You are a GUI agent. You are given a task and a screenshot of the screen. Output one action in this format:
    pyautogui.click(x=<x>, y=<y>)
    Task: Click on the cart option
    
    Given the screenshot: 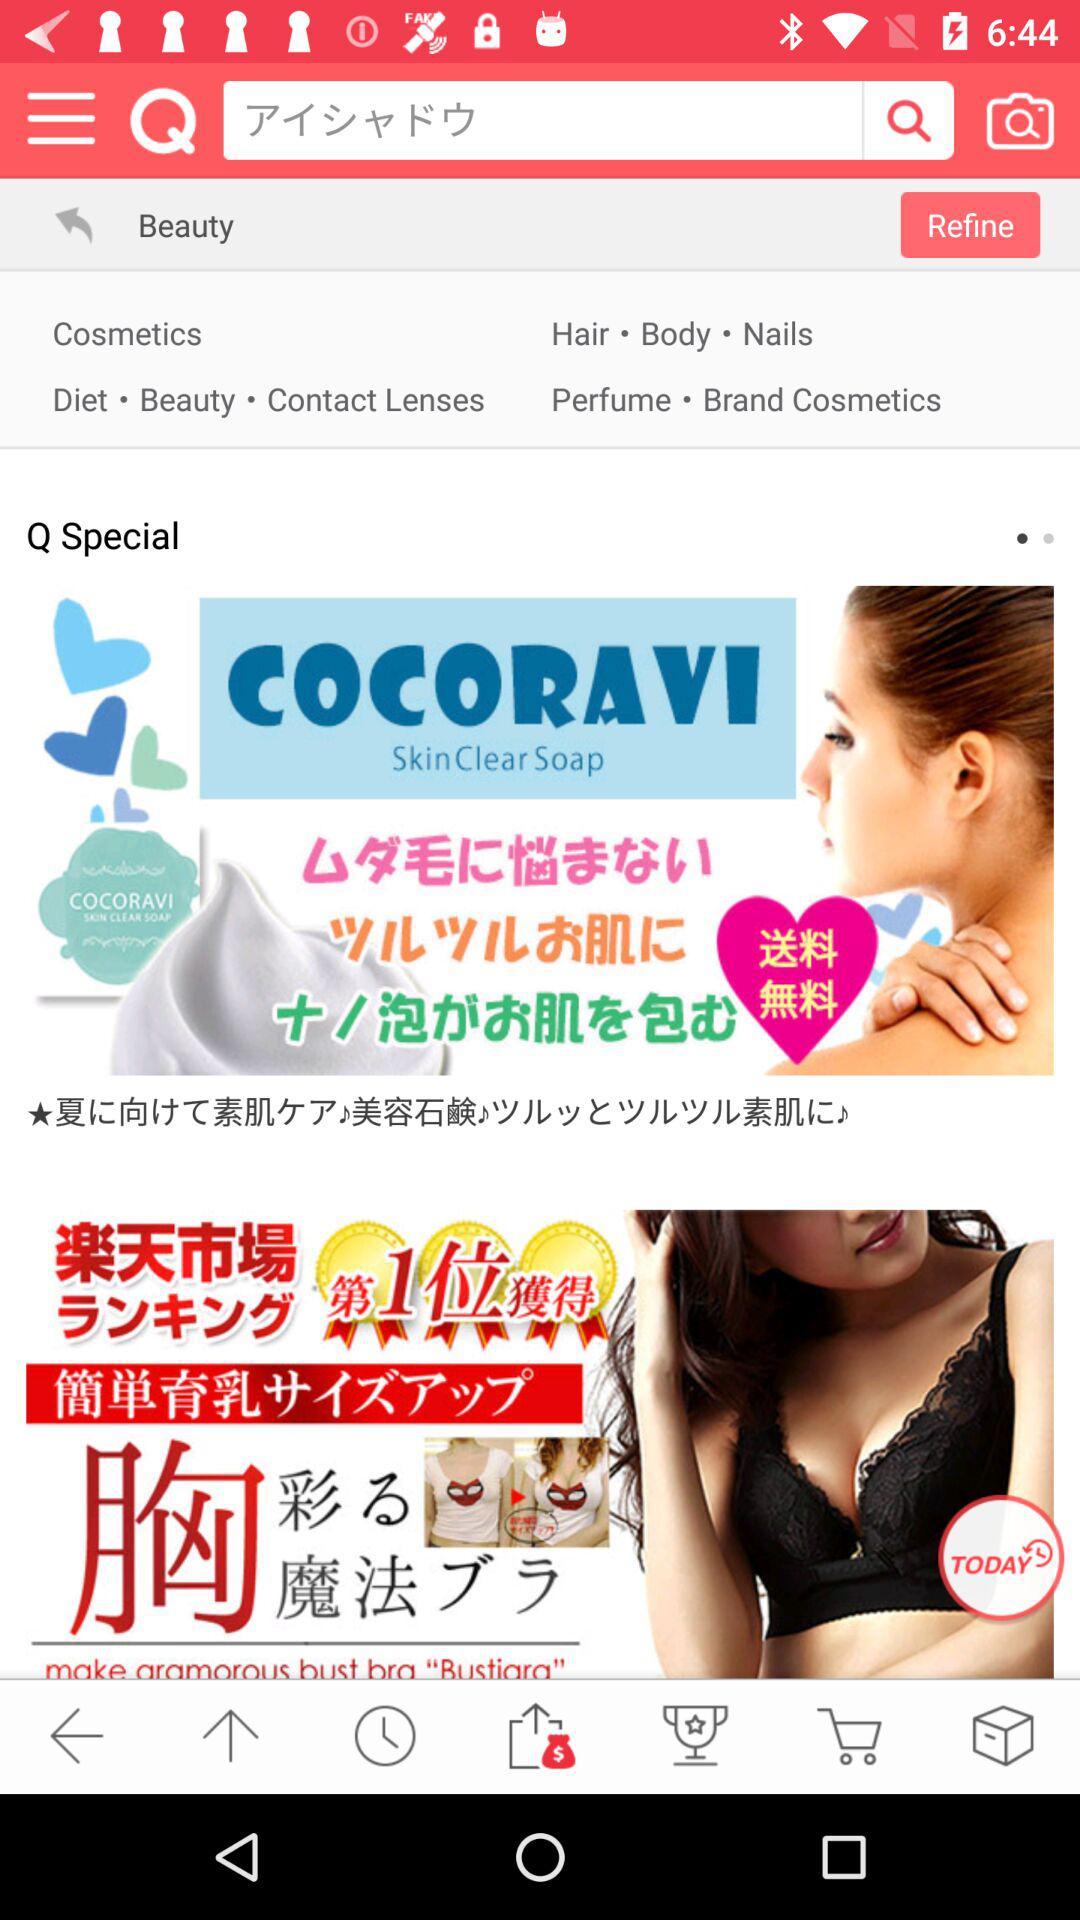 What is the action you would take?
    pyautogui.click(x=848, y=1734)
    